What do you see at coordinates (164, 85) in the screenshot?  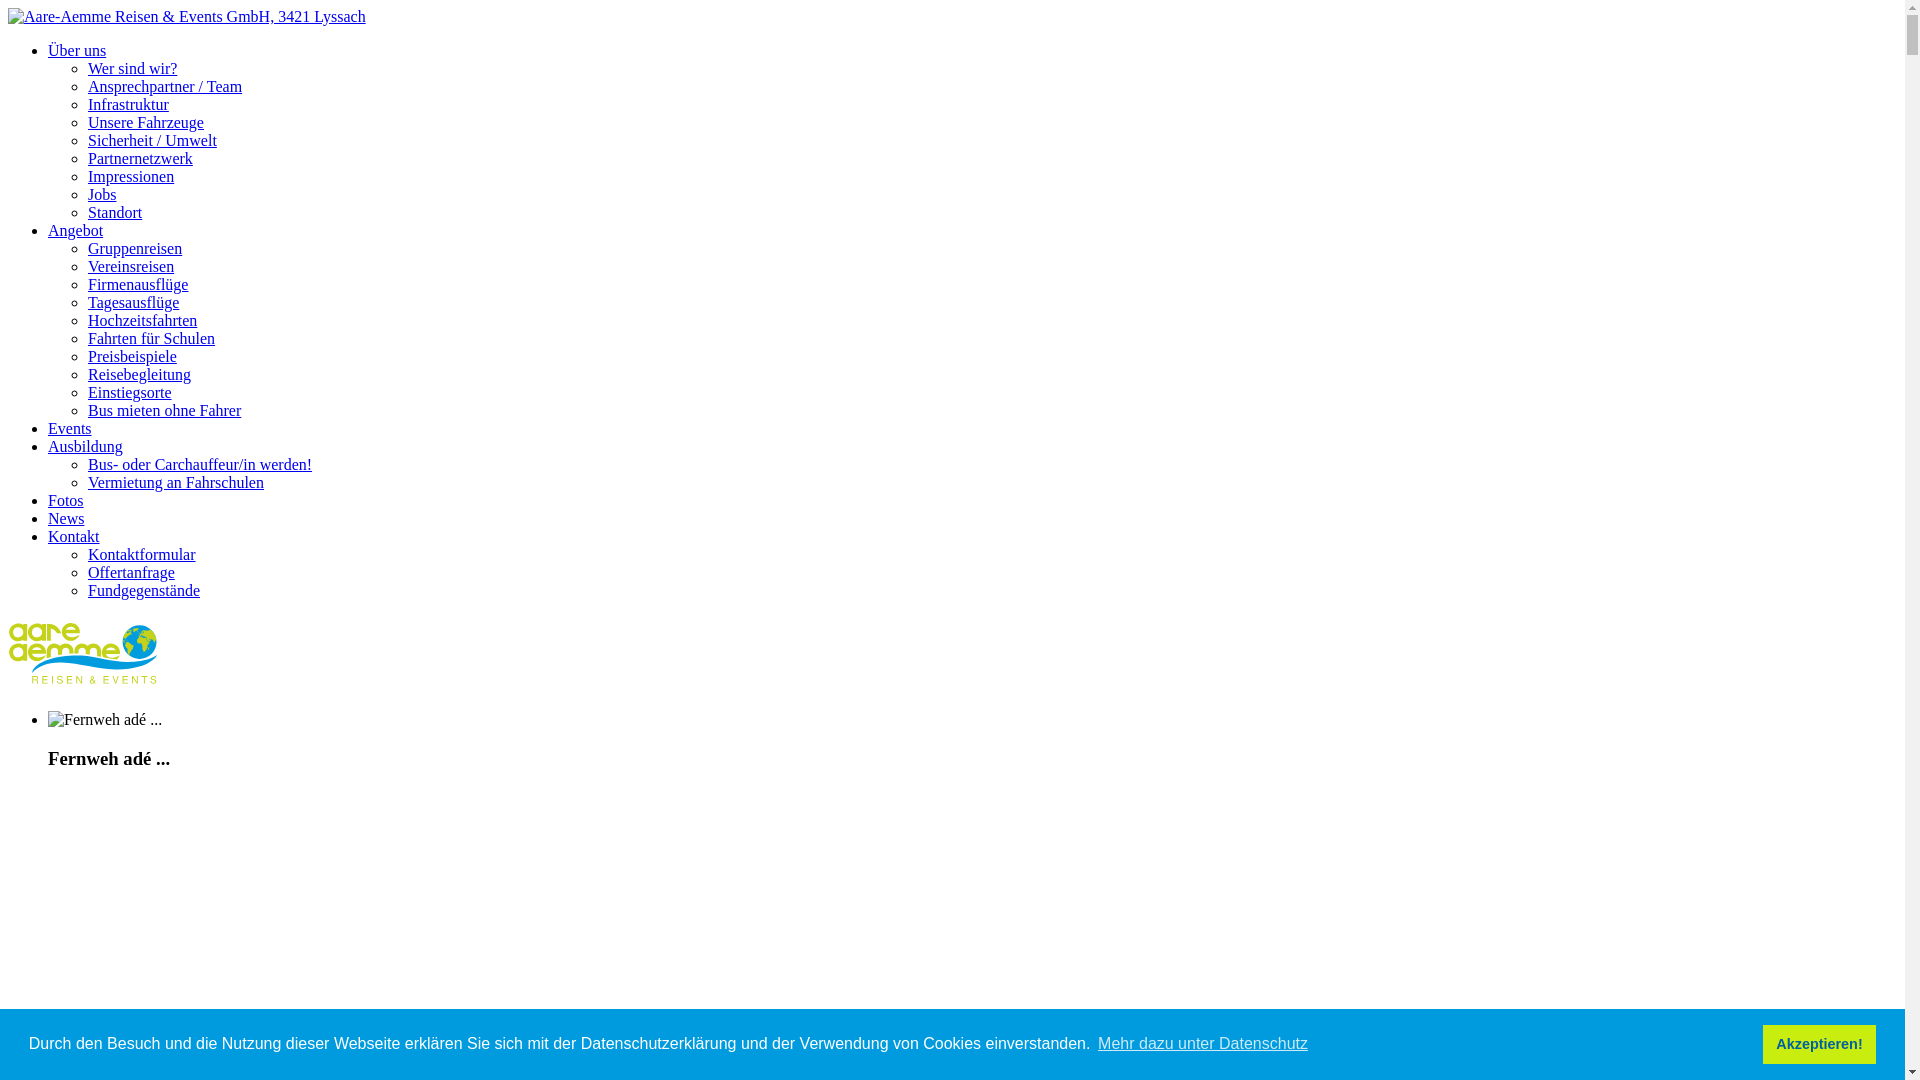 I see `'Ansprechpartner / Team'` at bounding box center [164, 85].